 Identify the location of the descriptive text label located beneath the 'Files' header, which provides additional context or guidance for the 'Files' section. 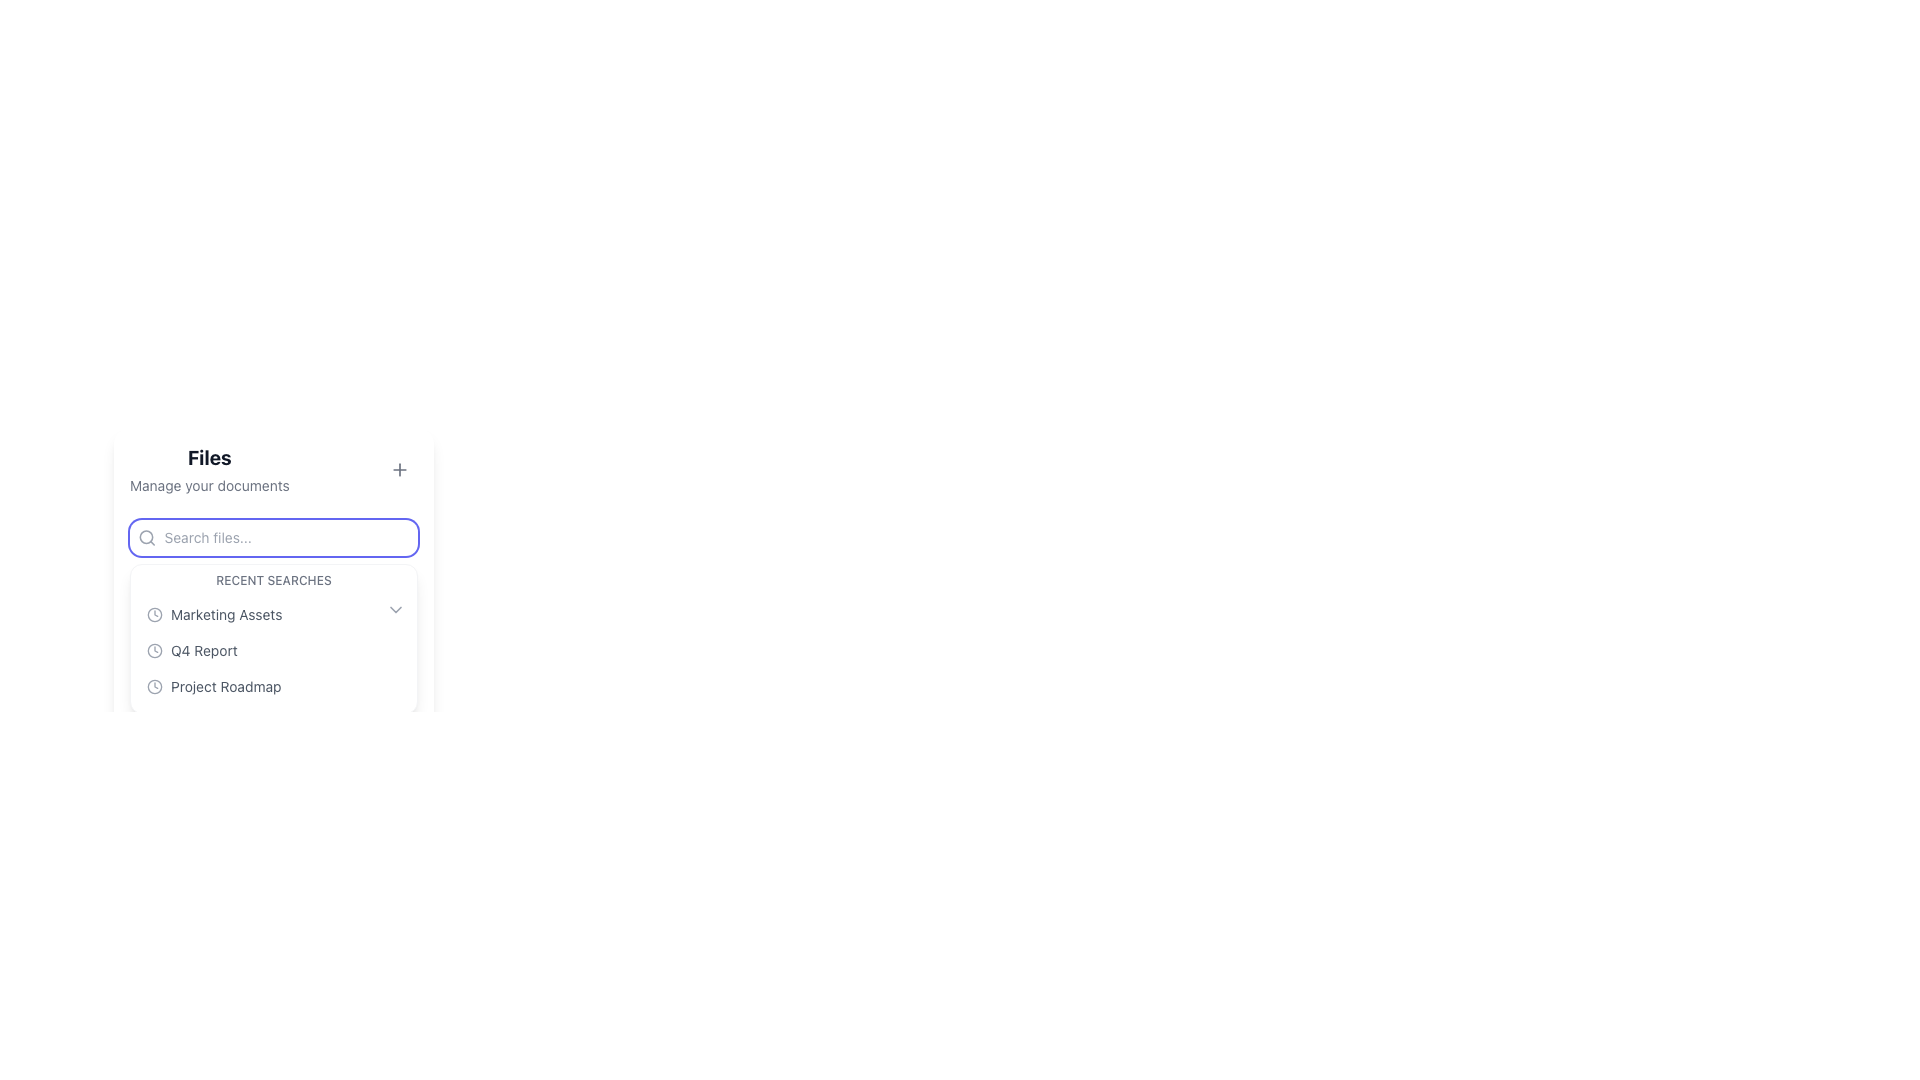
(209, 486).